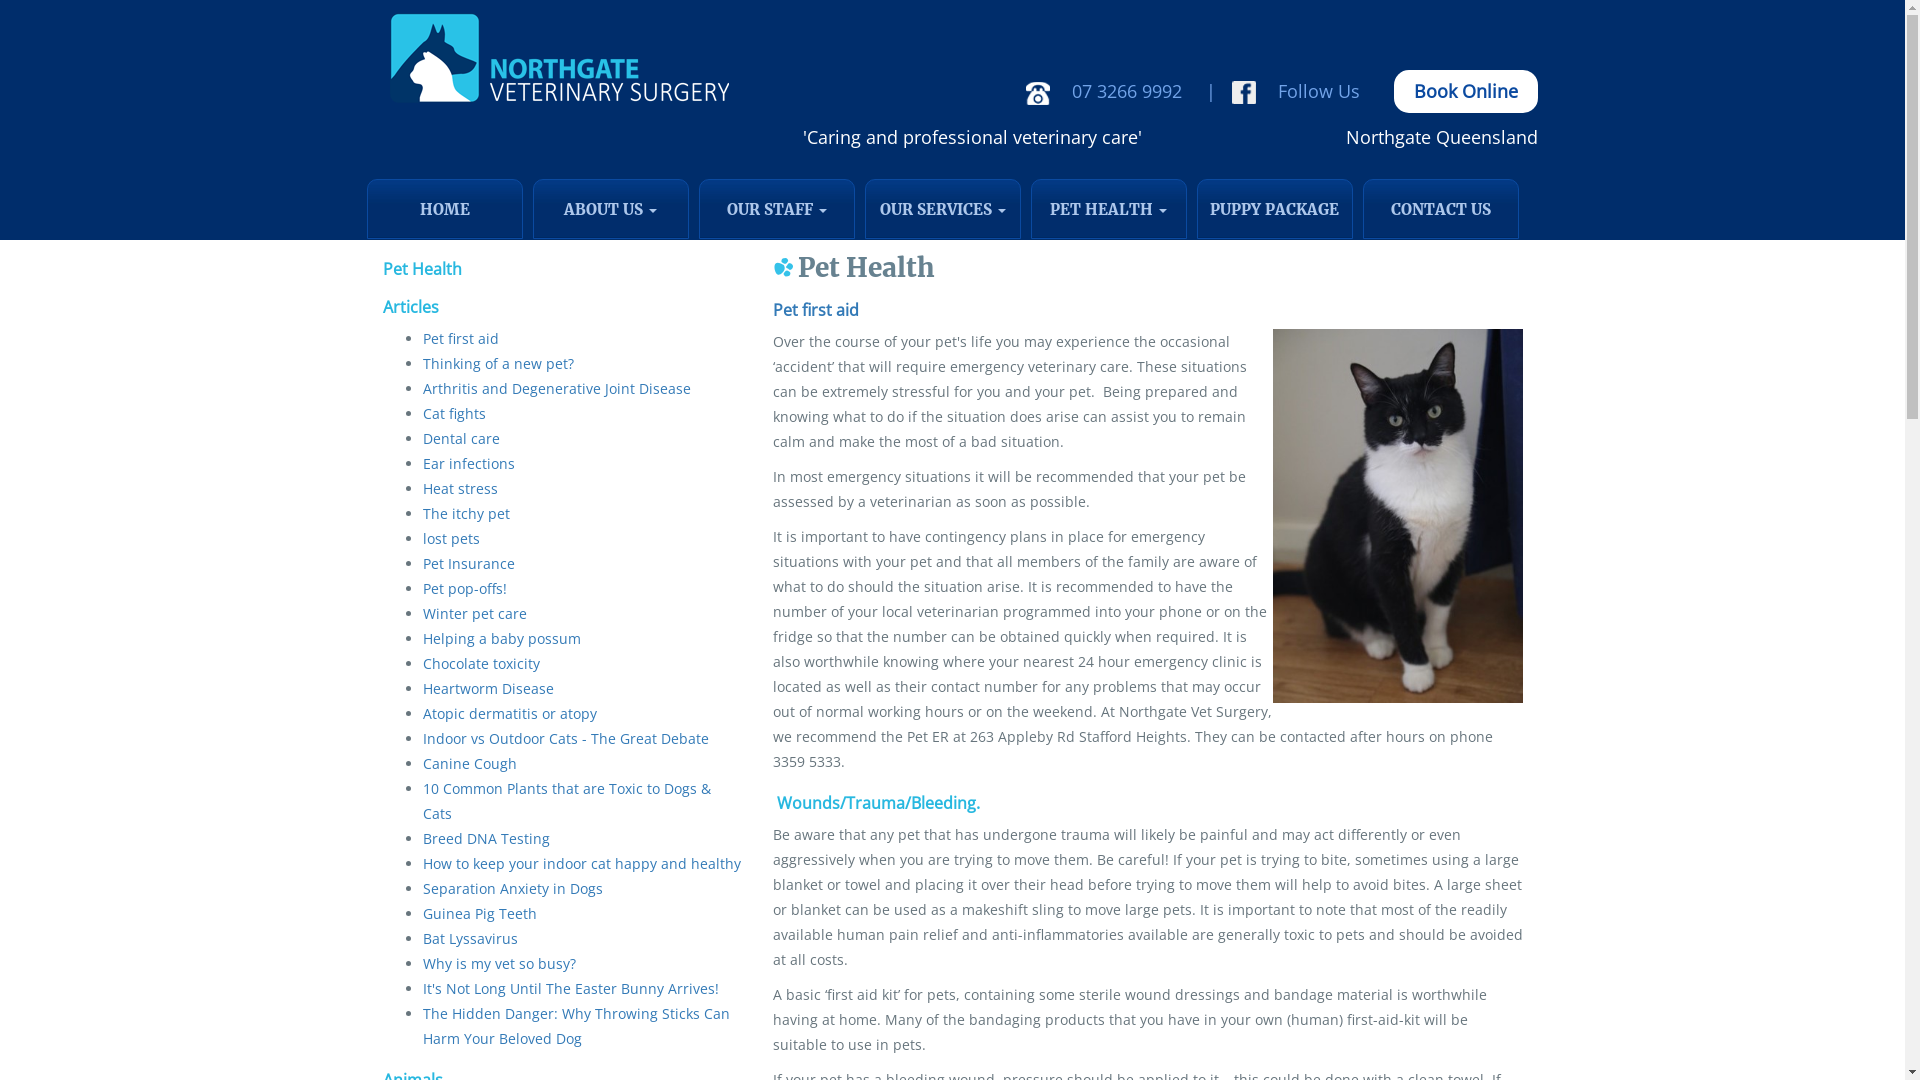 Image resolution: width=1920 pixels, height=1080 pixels. What do you see at coordinates (864, 208) in the screenshot?
I see `'OUR SERVICES'` at bounding box center [864, 208].